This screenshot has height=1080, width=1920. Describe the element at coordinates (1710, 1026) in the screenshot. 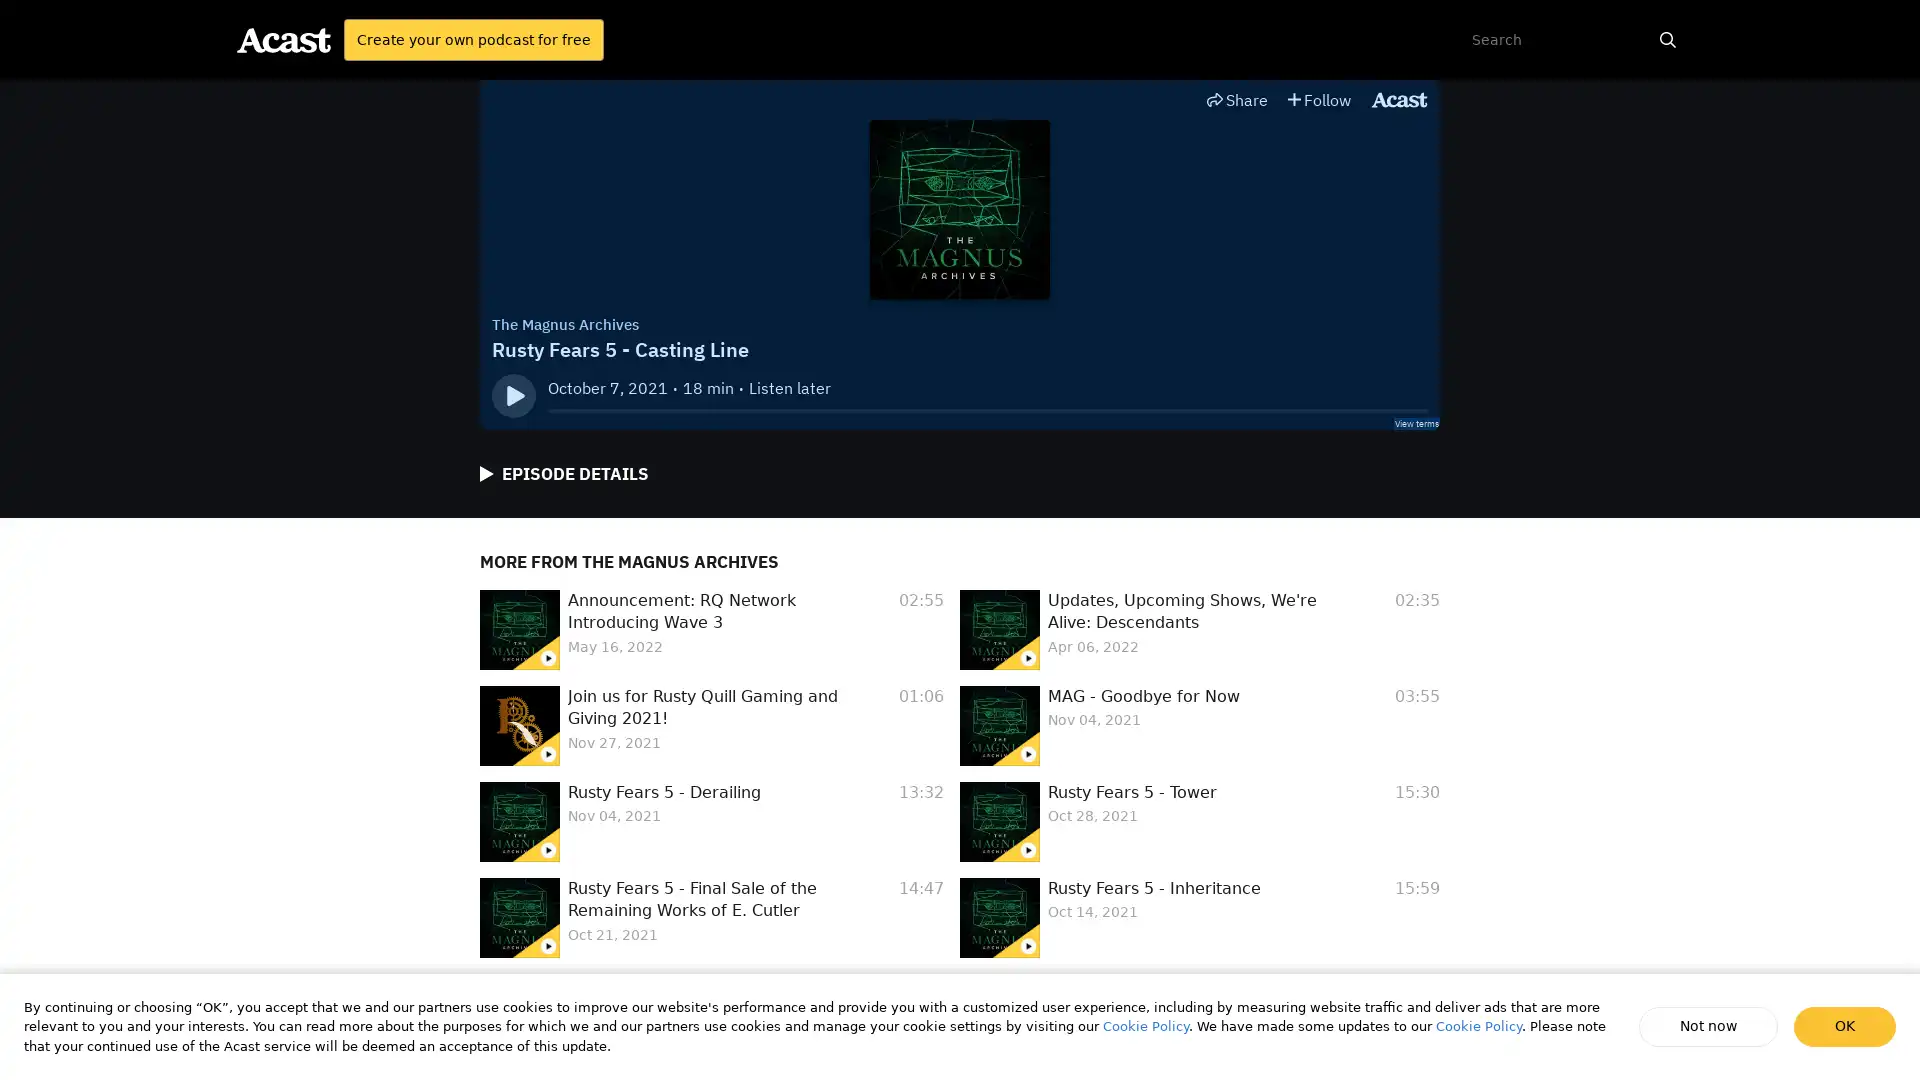

I see `Not now` at that location.